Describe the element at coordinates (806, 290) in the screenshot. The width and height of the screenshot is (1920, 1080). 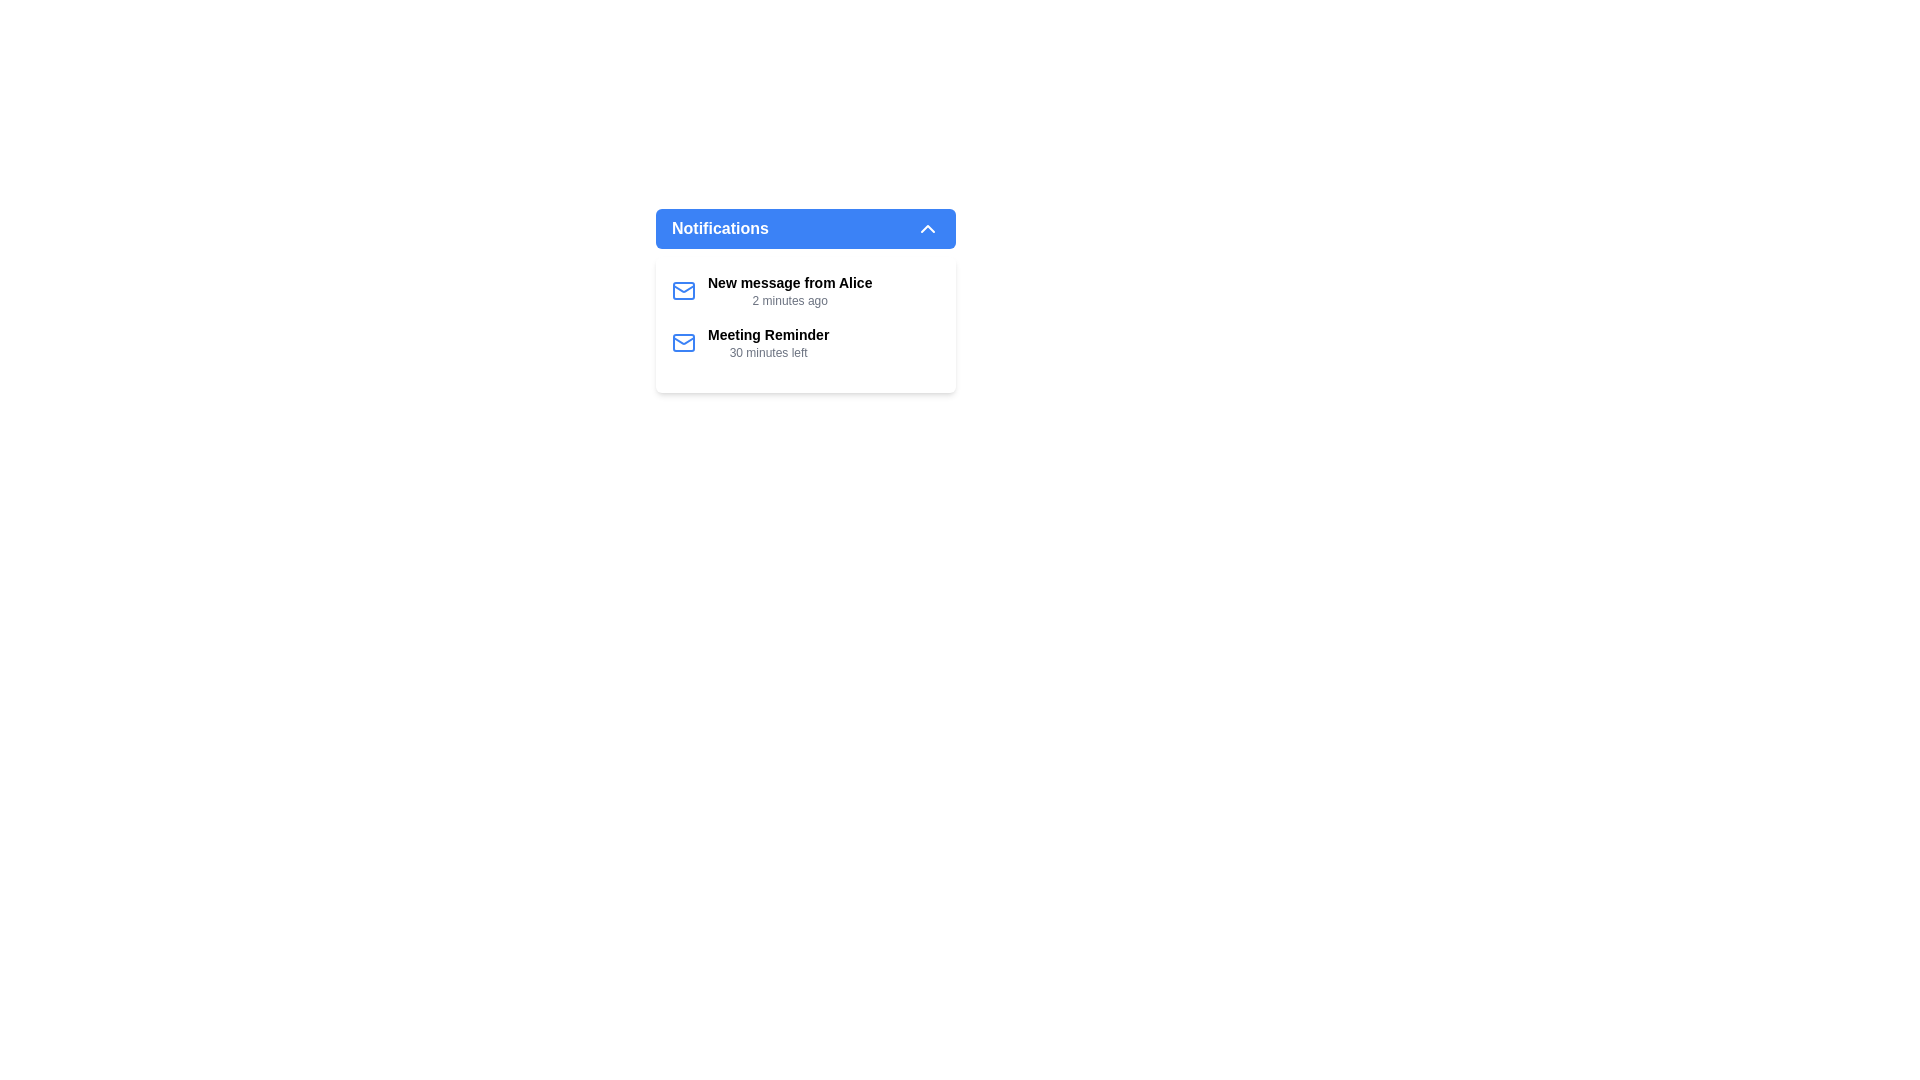
I see `the first notification card in the notification panel` at that location.